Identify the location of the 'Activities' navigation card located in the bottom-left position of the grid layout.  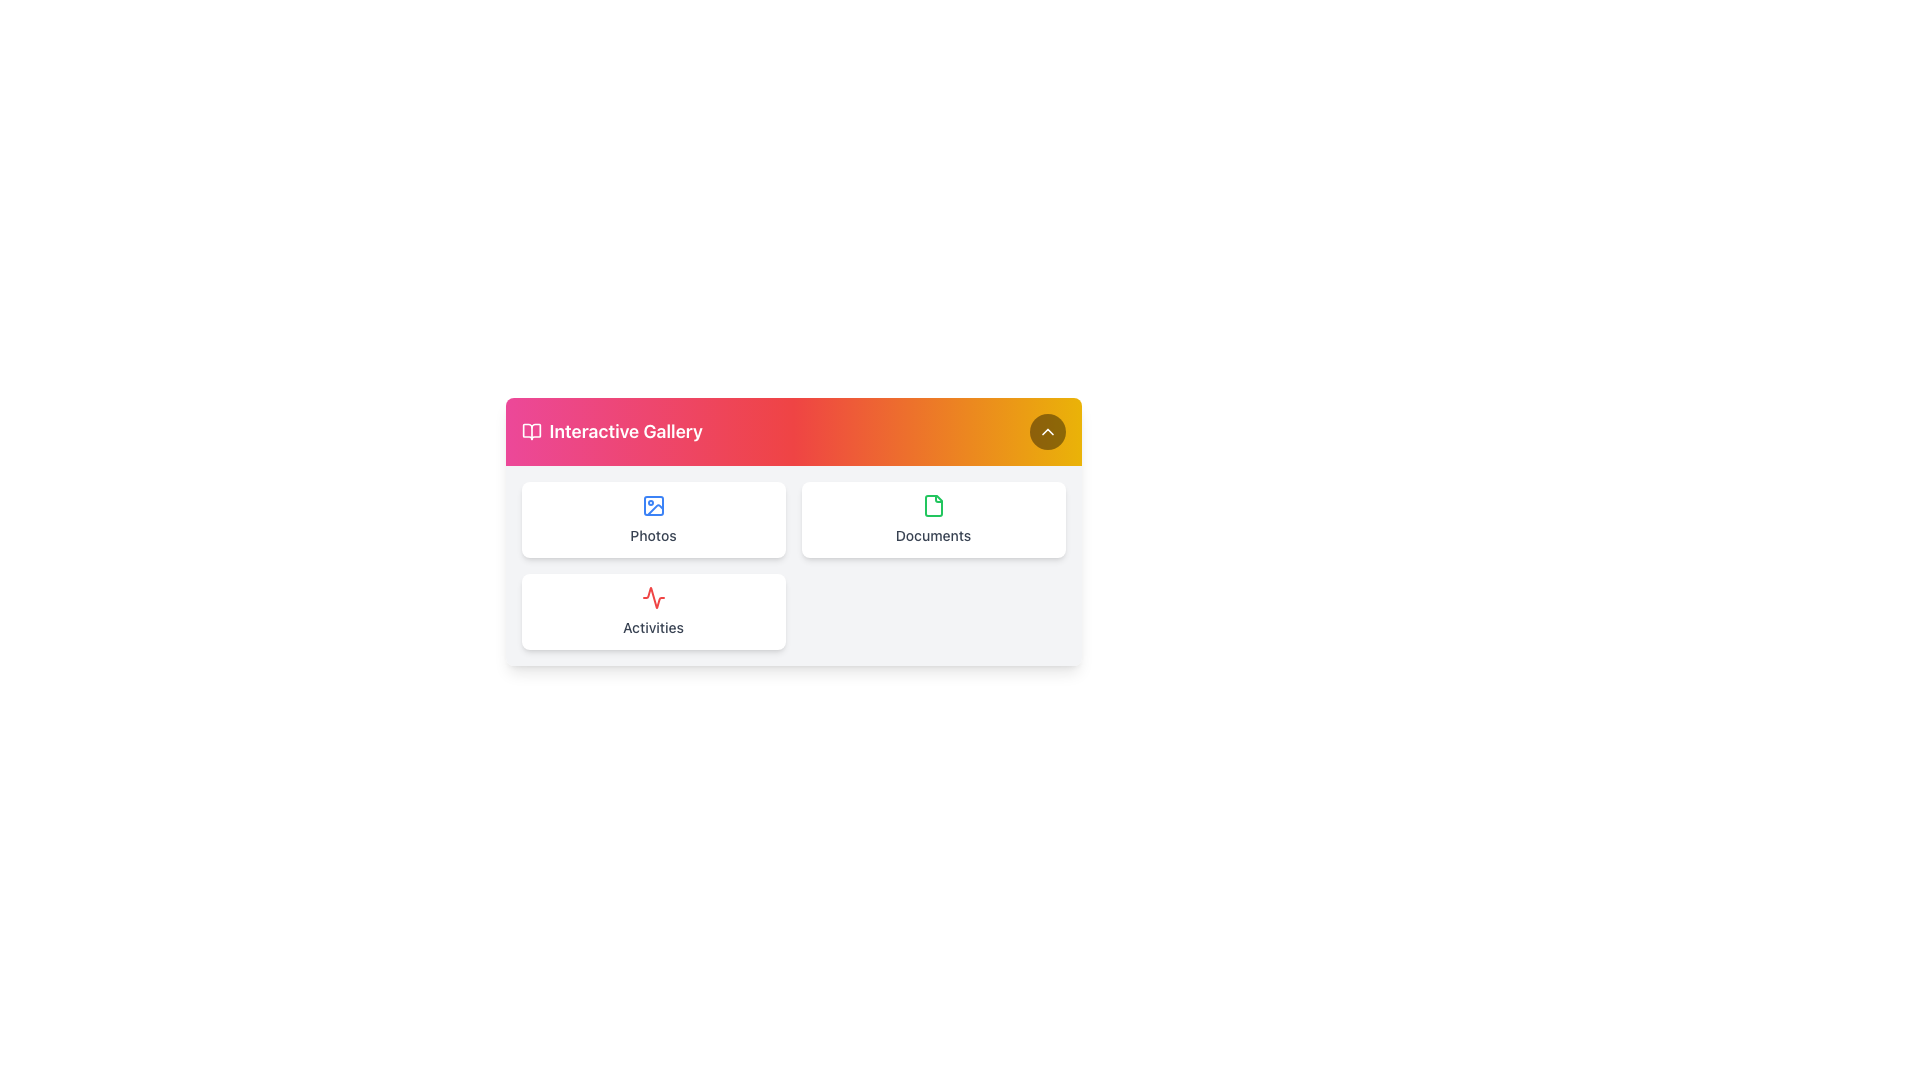
(653, 611).